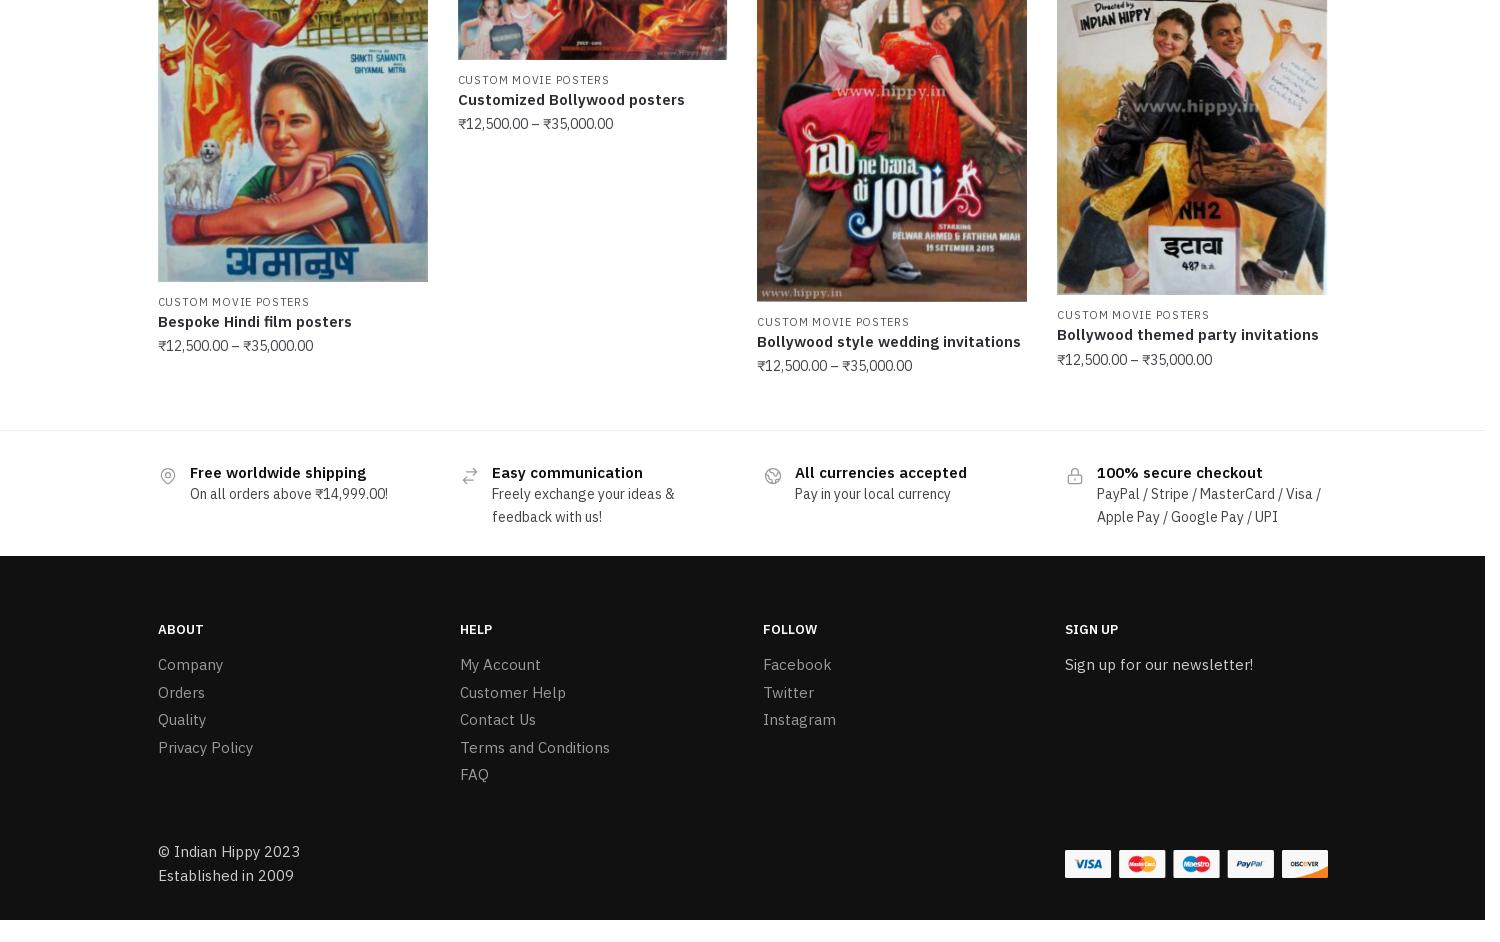  Describe the element at coordinates (456, 95) in the screenshot. I see `'Customized Bollywood posters'` at that location.